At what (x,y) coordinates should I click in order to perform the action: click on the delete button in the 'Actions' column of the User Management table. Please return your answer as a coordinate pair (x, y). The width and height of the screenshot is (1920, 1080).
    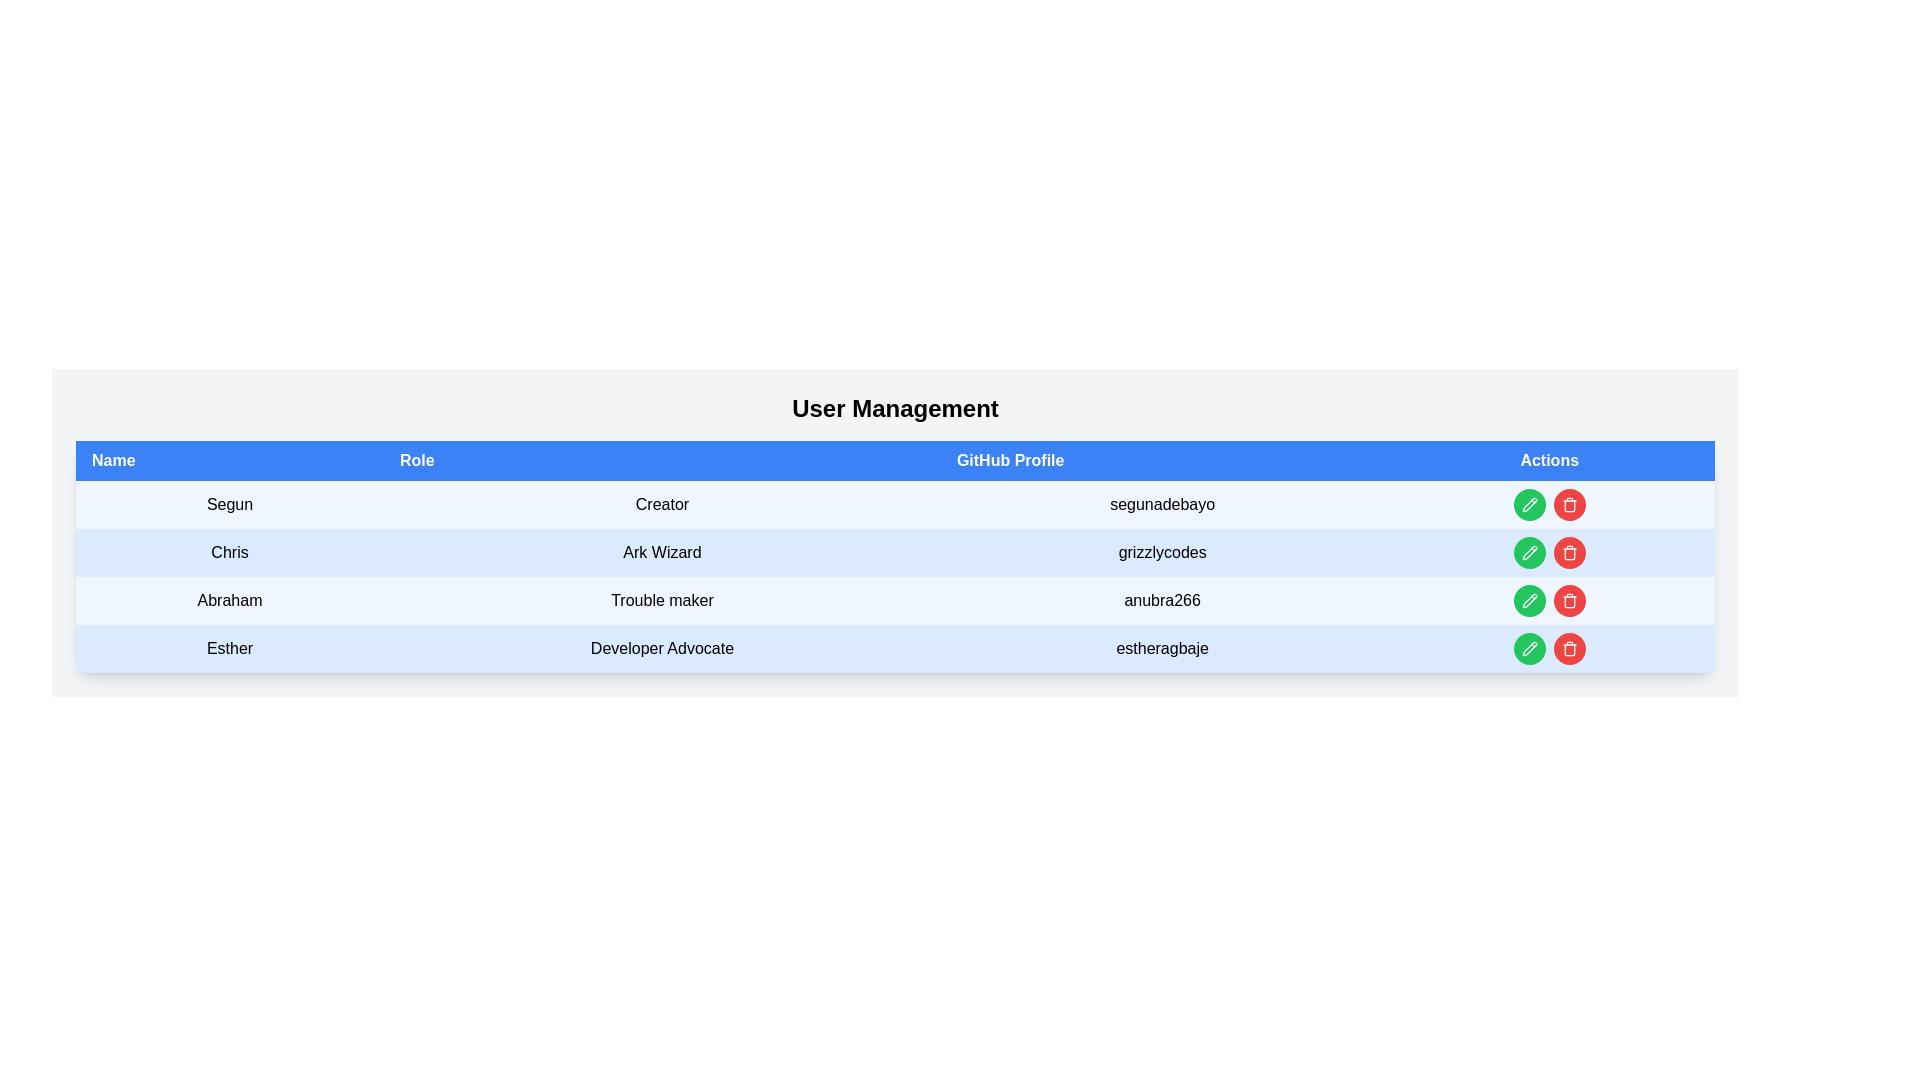
    Looking at the image, I should click on (1568, 504).